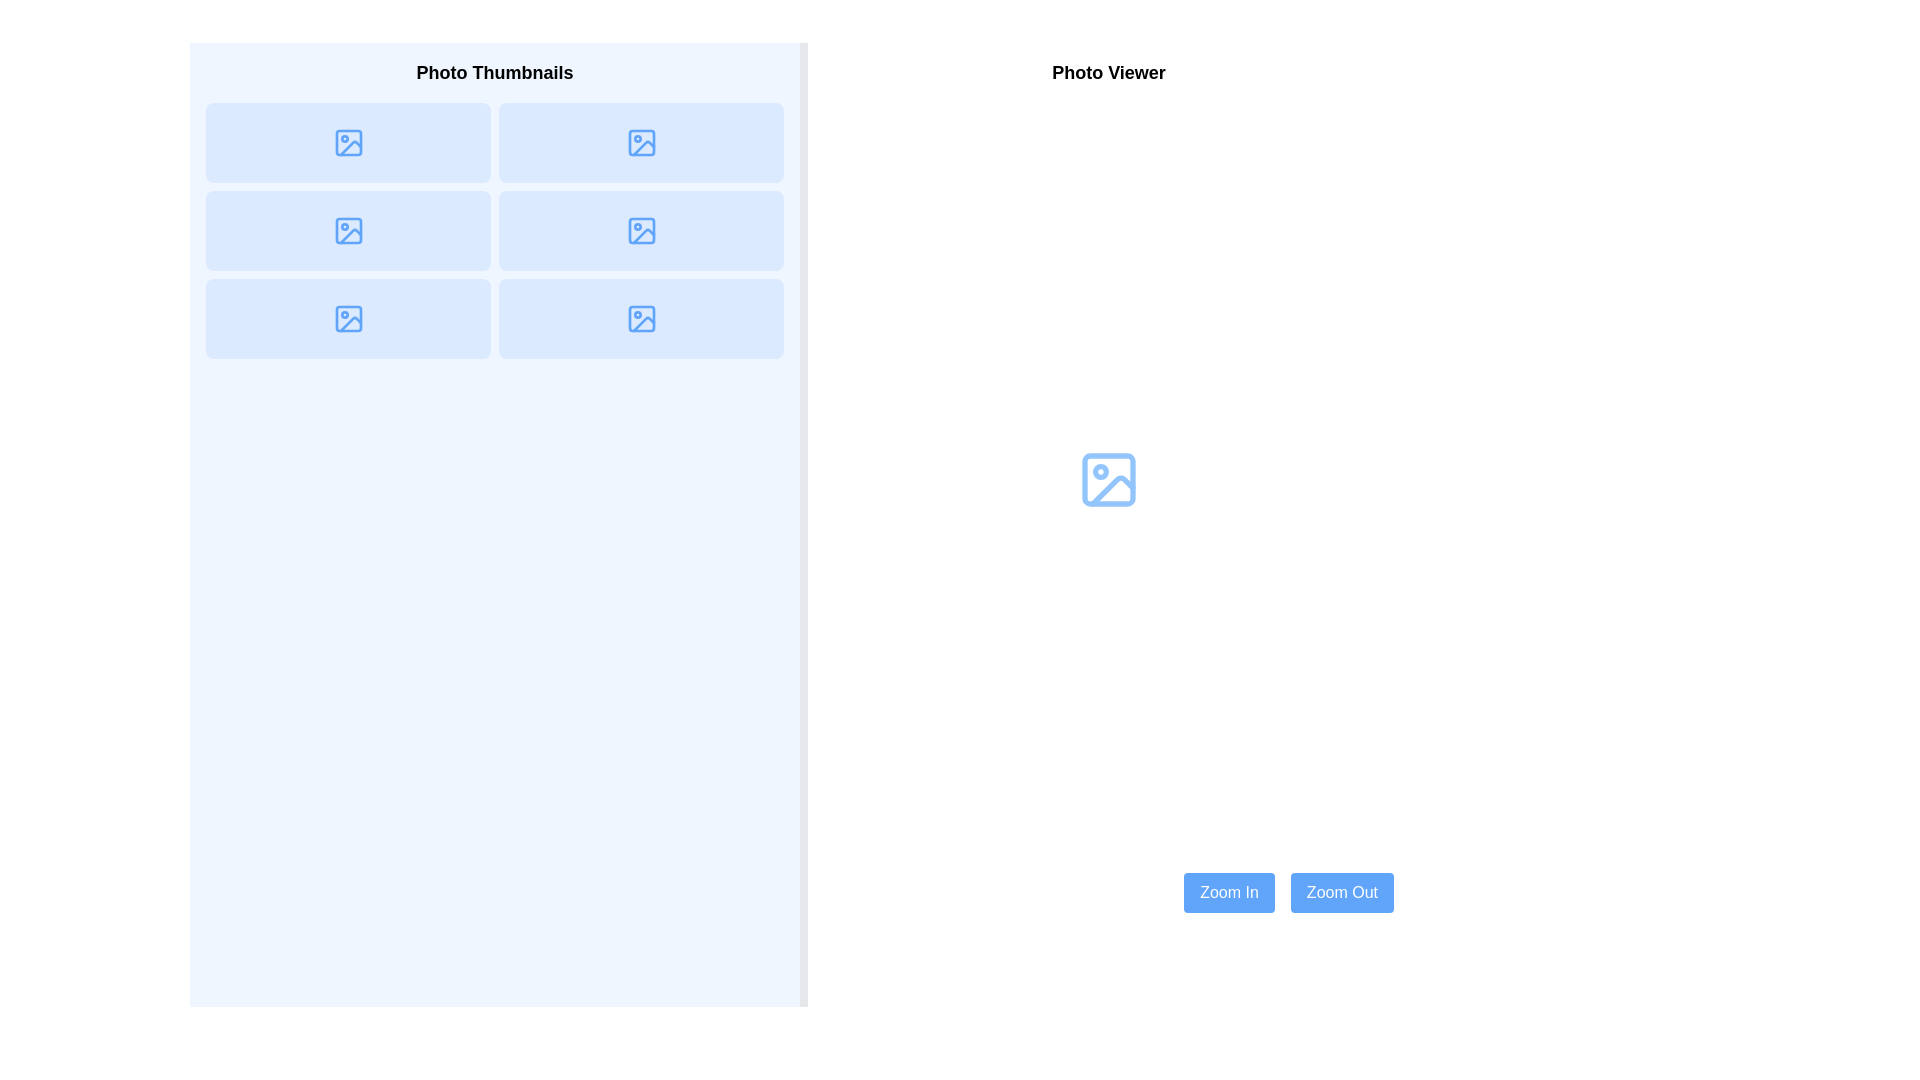  Describe the element at coordinates (1099, 471) in the screenshot. I see `the small dot within the SVG icon located on the right side of the interface, closer to the bottom center` at that location.